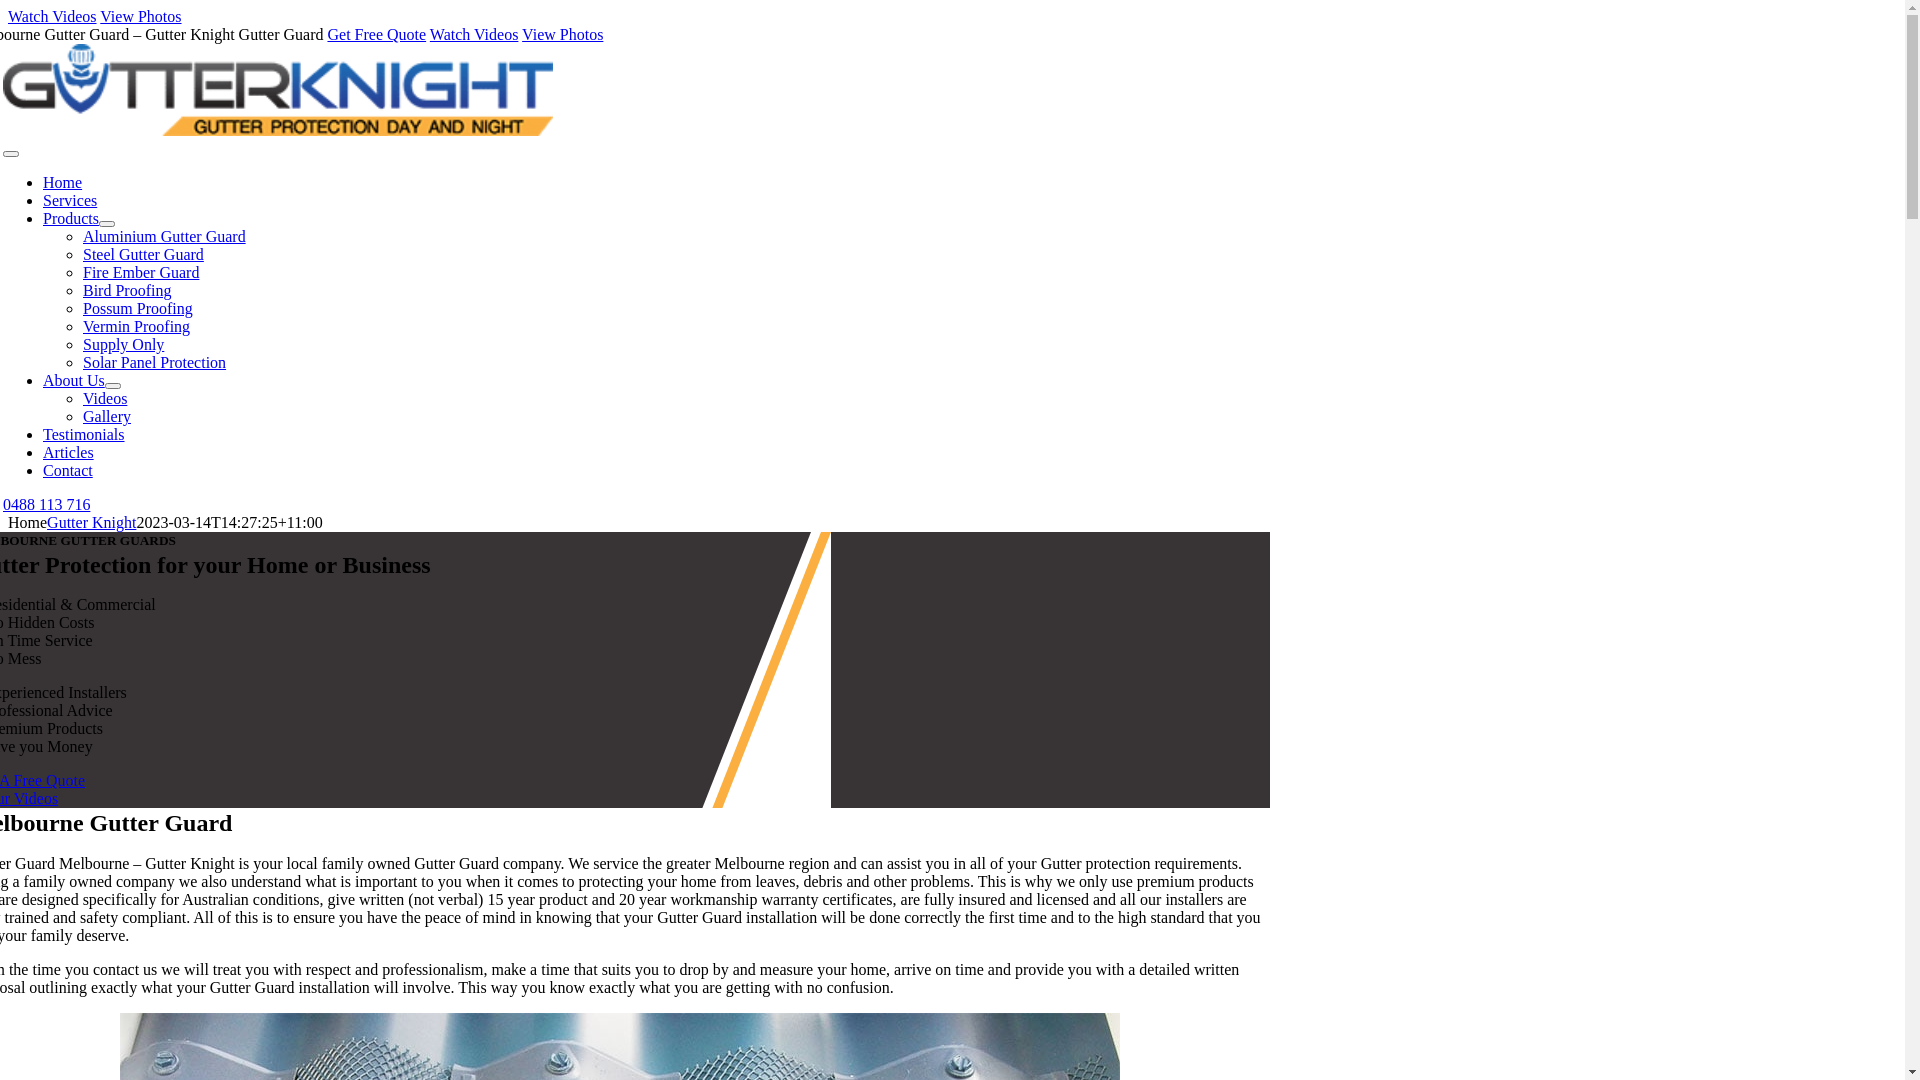 The height and width of the screenshot is (1080, 1920). I want to click on 'Watch Videos', so click(473, 34).